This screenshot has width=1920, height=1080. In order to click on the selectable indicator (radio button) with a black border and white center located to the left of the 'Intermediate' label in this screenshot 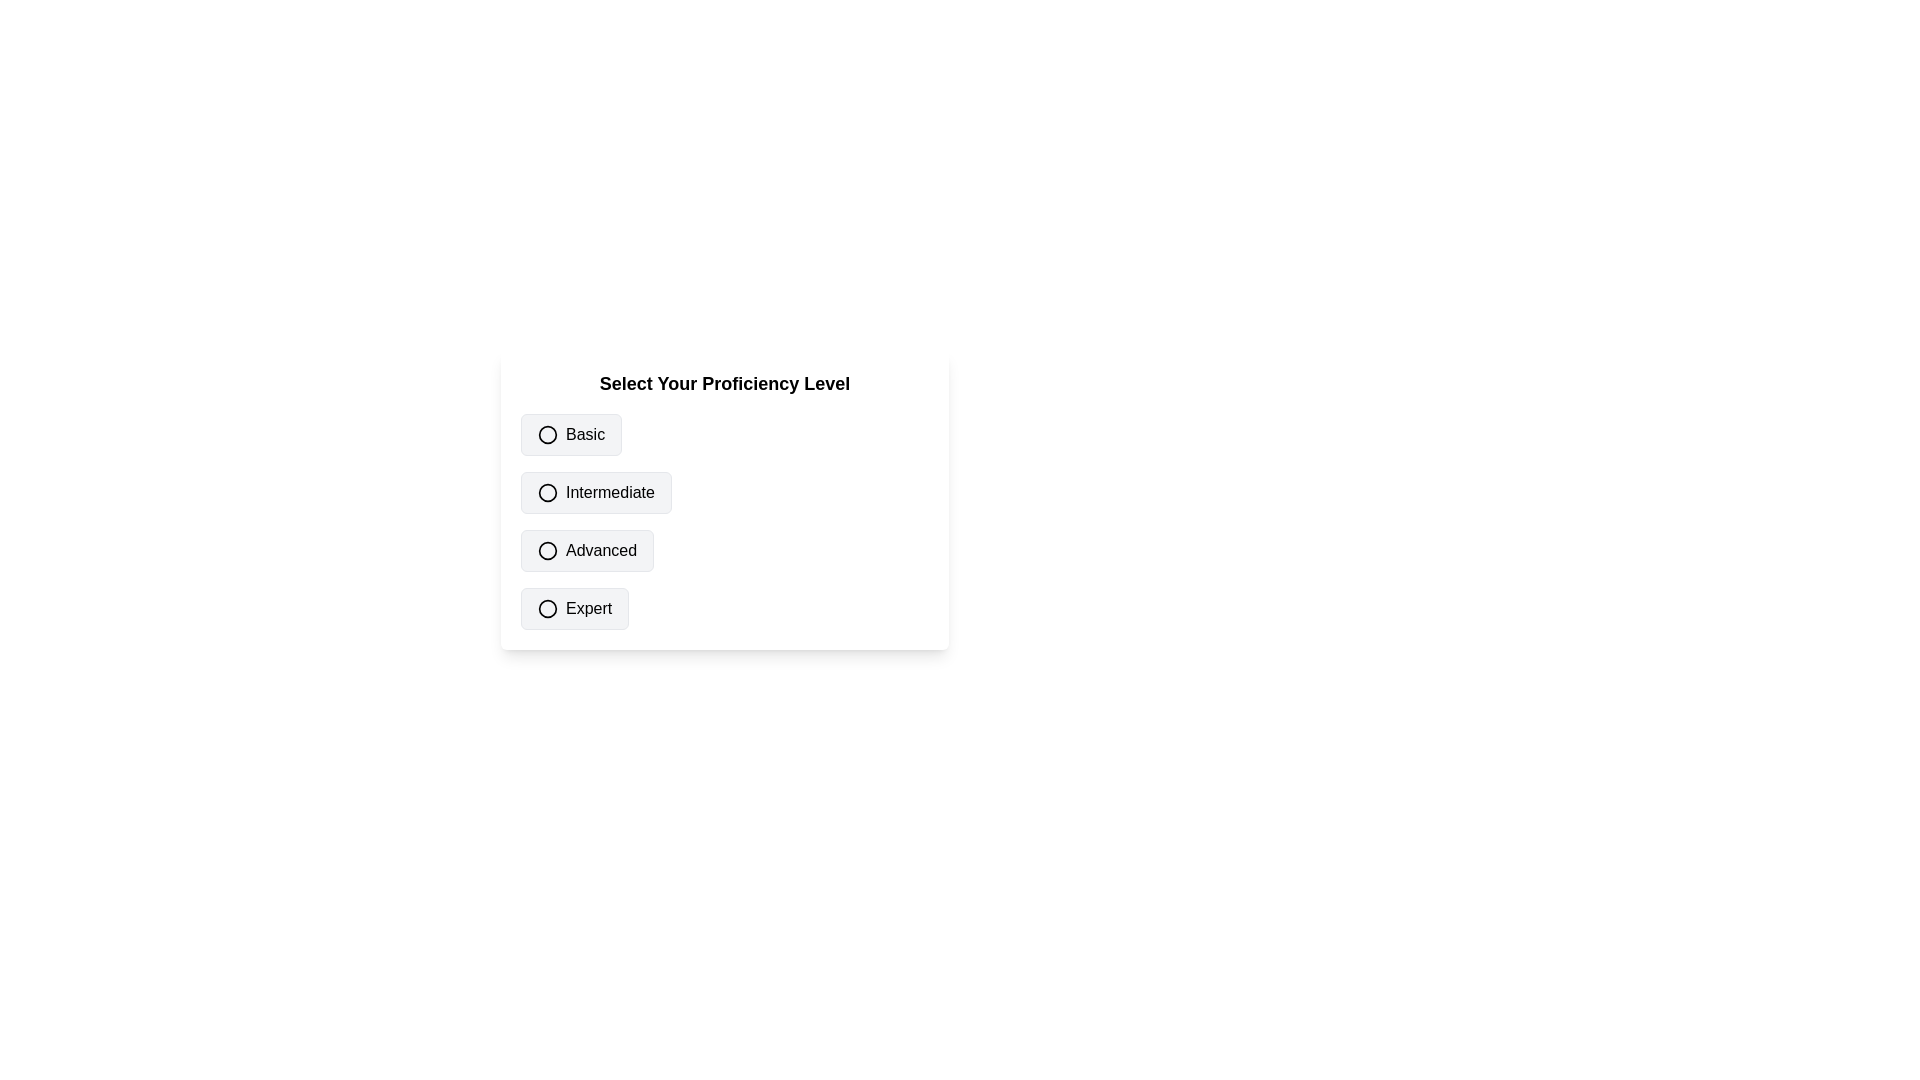, I will do `click(547, 493)`.